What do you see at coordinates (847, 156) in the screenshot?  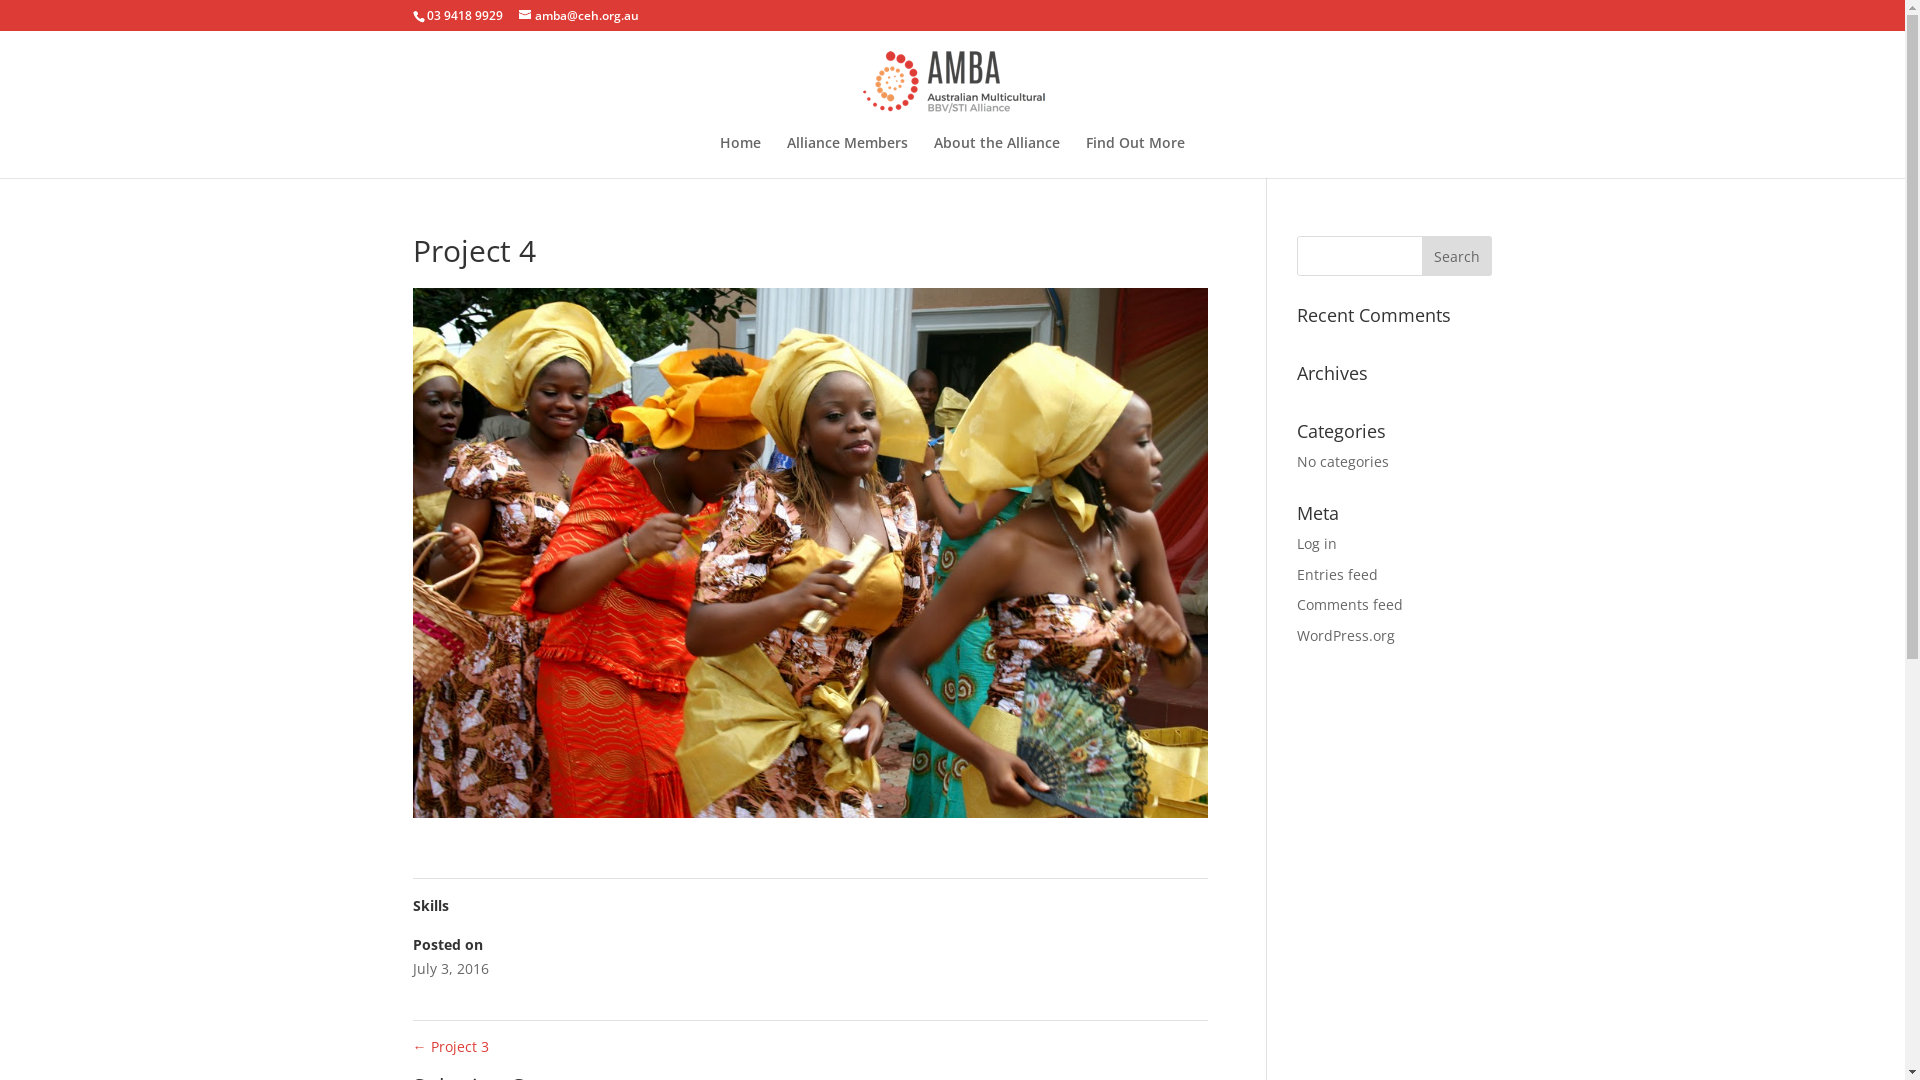 I see `'Alliance Members'` at bounding box center [847, 156].